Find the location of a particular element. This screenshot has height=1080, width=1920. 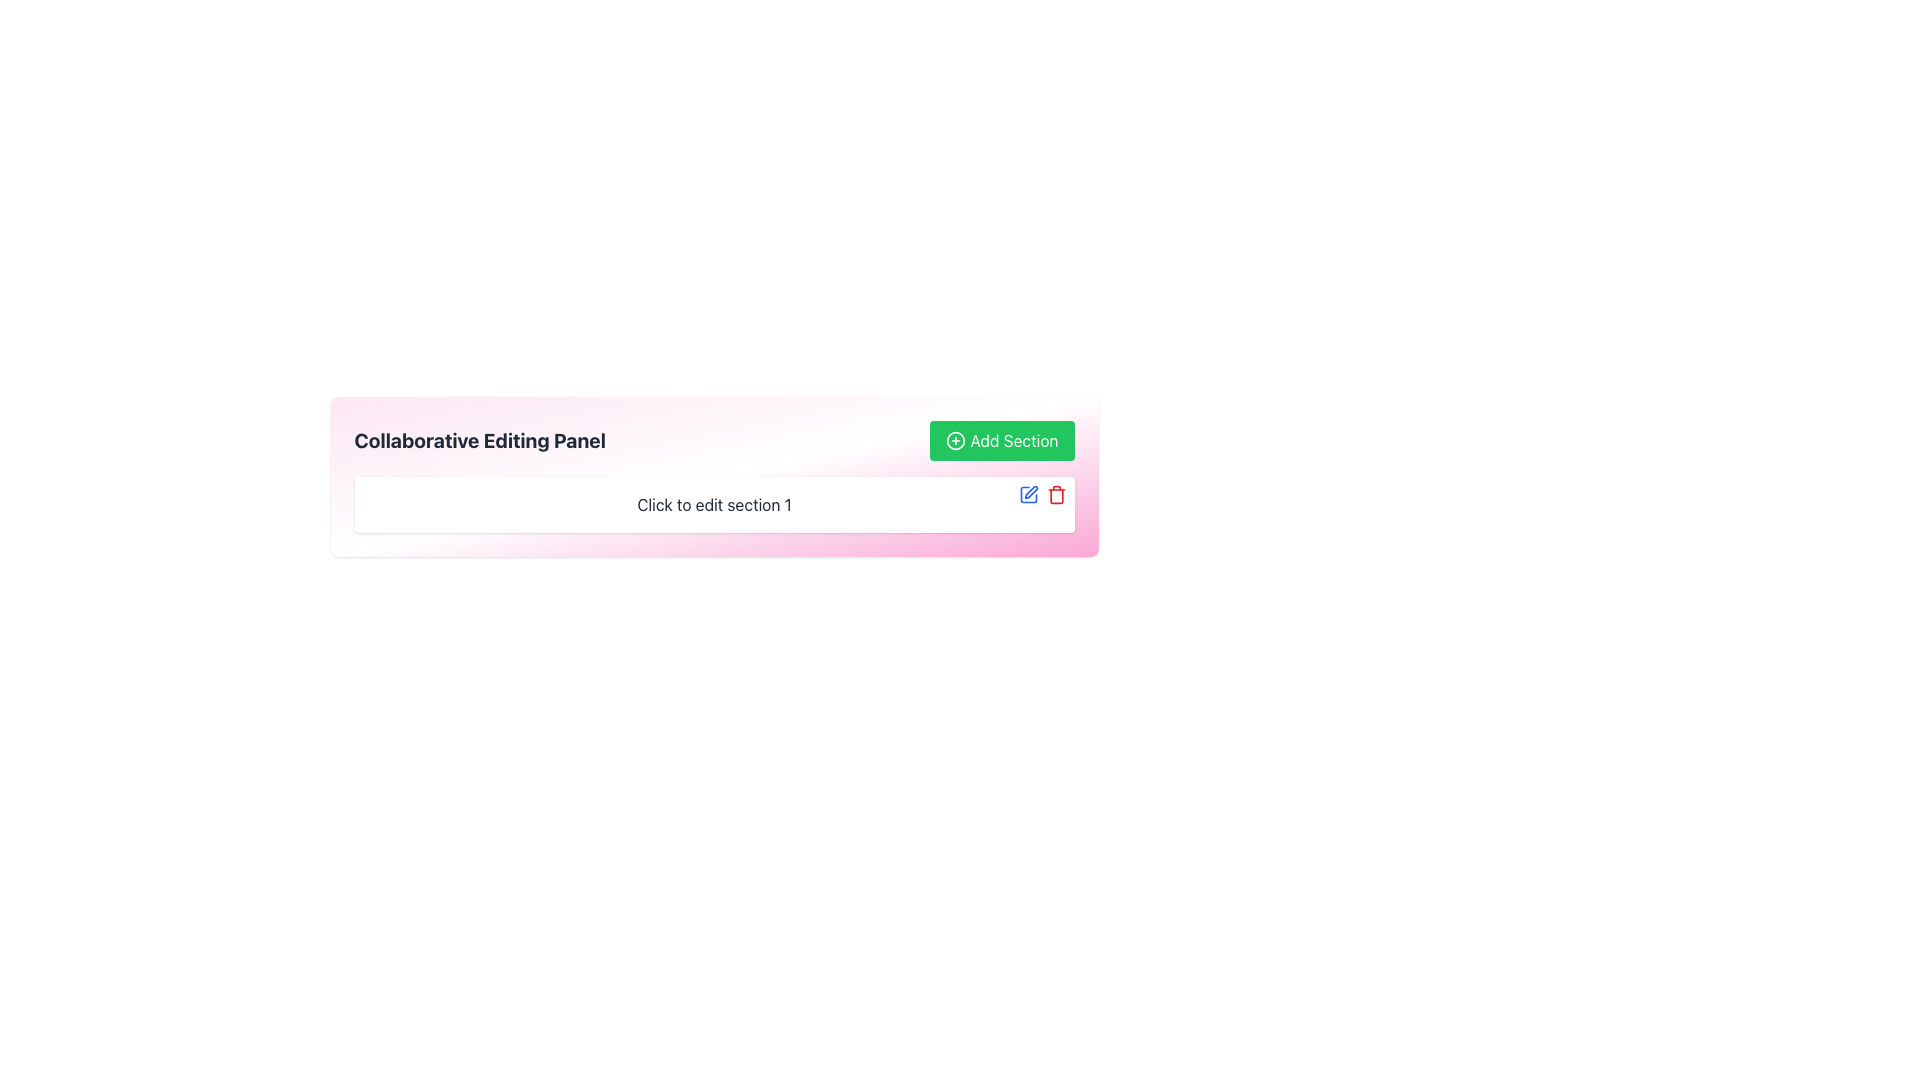

the Text Label displaying 'Collaborative Editing Panel', which is located at the top-left area of the pink background panel is located at coordinates (480, 439).